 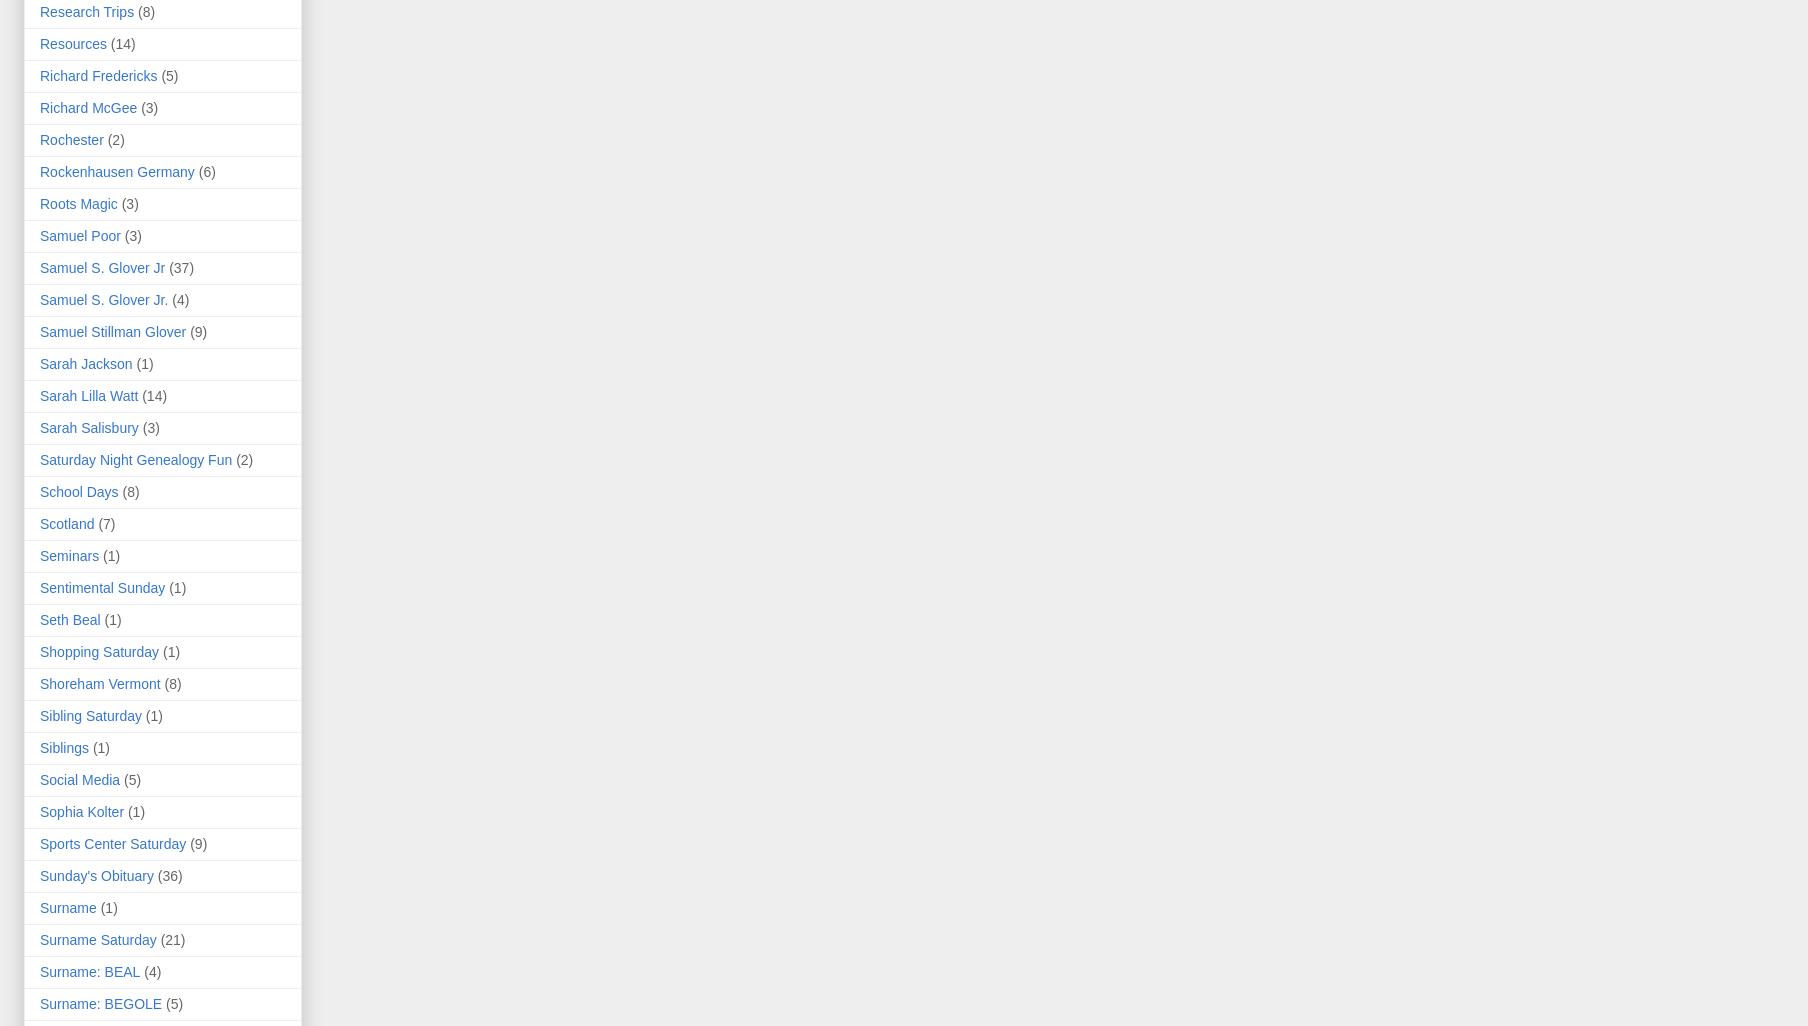 I want to click on 'Sibling Saturday', so click(x=89, y=715).